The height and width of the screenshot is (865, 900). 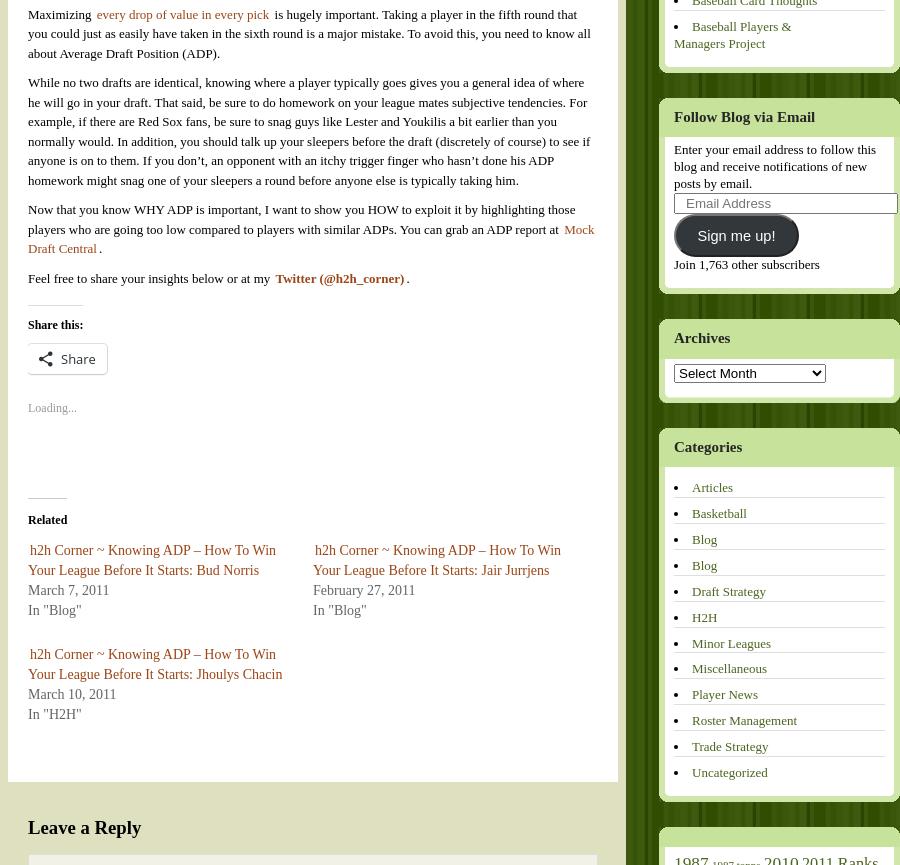 I want to click on 'While no two drafts are identical, knowing where a player typically goes gives you a general idea of where he will go in your draft. That said, be sure to do homework on your league mates subjective tendencies. For example, if there are Red Sox fans, be sure to snag guys like Lester and Youkilis a bit earlier than you normally would. In addition, you should talk up your sleepers before the draft (discretely of course) to see if anyone is on to them. If you don’t, an opponent with an itchy trigger finger who hasn’t done his ADP homework might snag one of your sleepers a round before anyone else is typically taking him.', so click(x=307, y=130).